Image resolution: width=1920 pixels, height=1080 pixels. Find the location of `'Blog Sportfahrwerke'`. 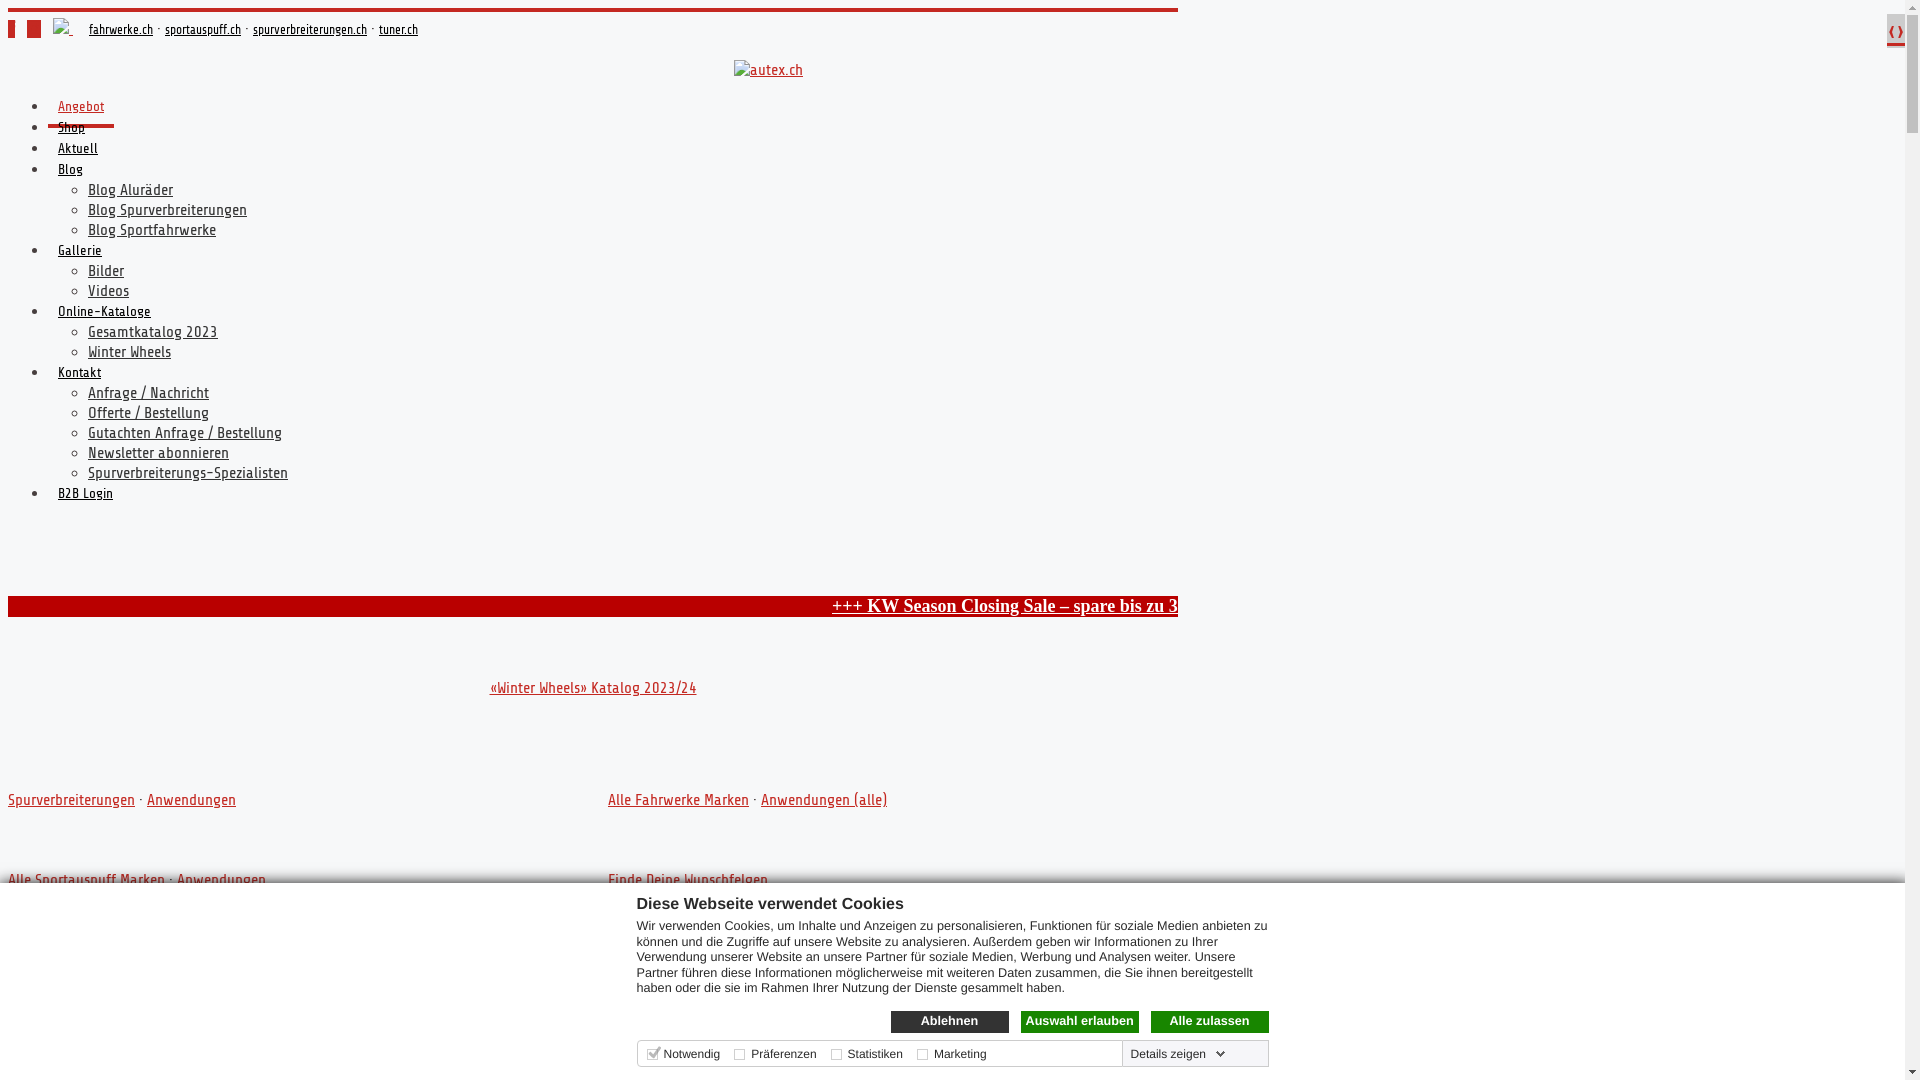

'Blog Sportfahrwerke' is located at coordinates (86, 229).